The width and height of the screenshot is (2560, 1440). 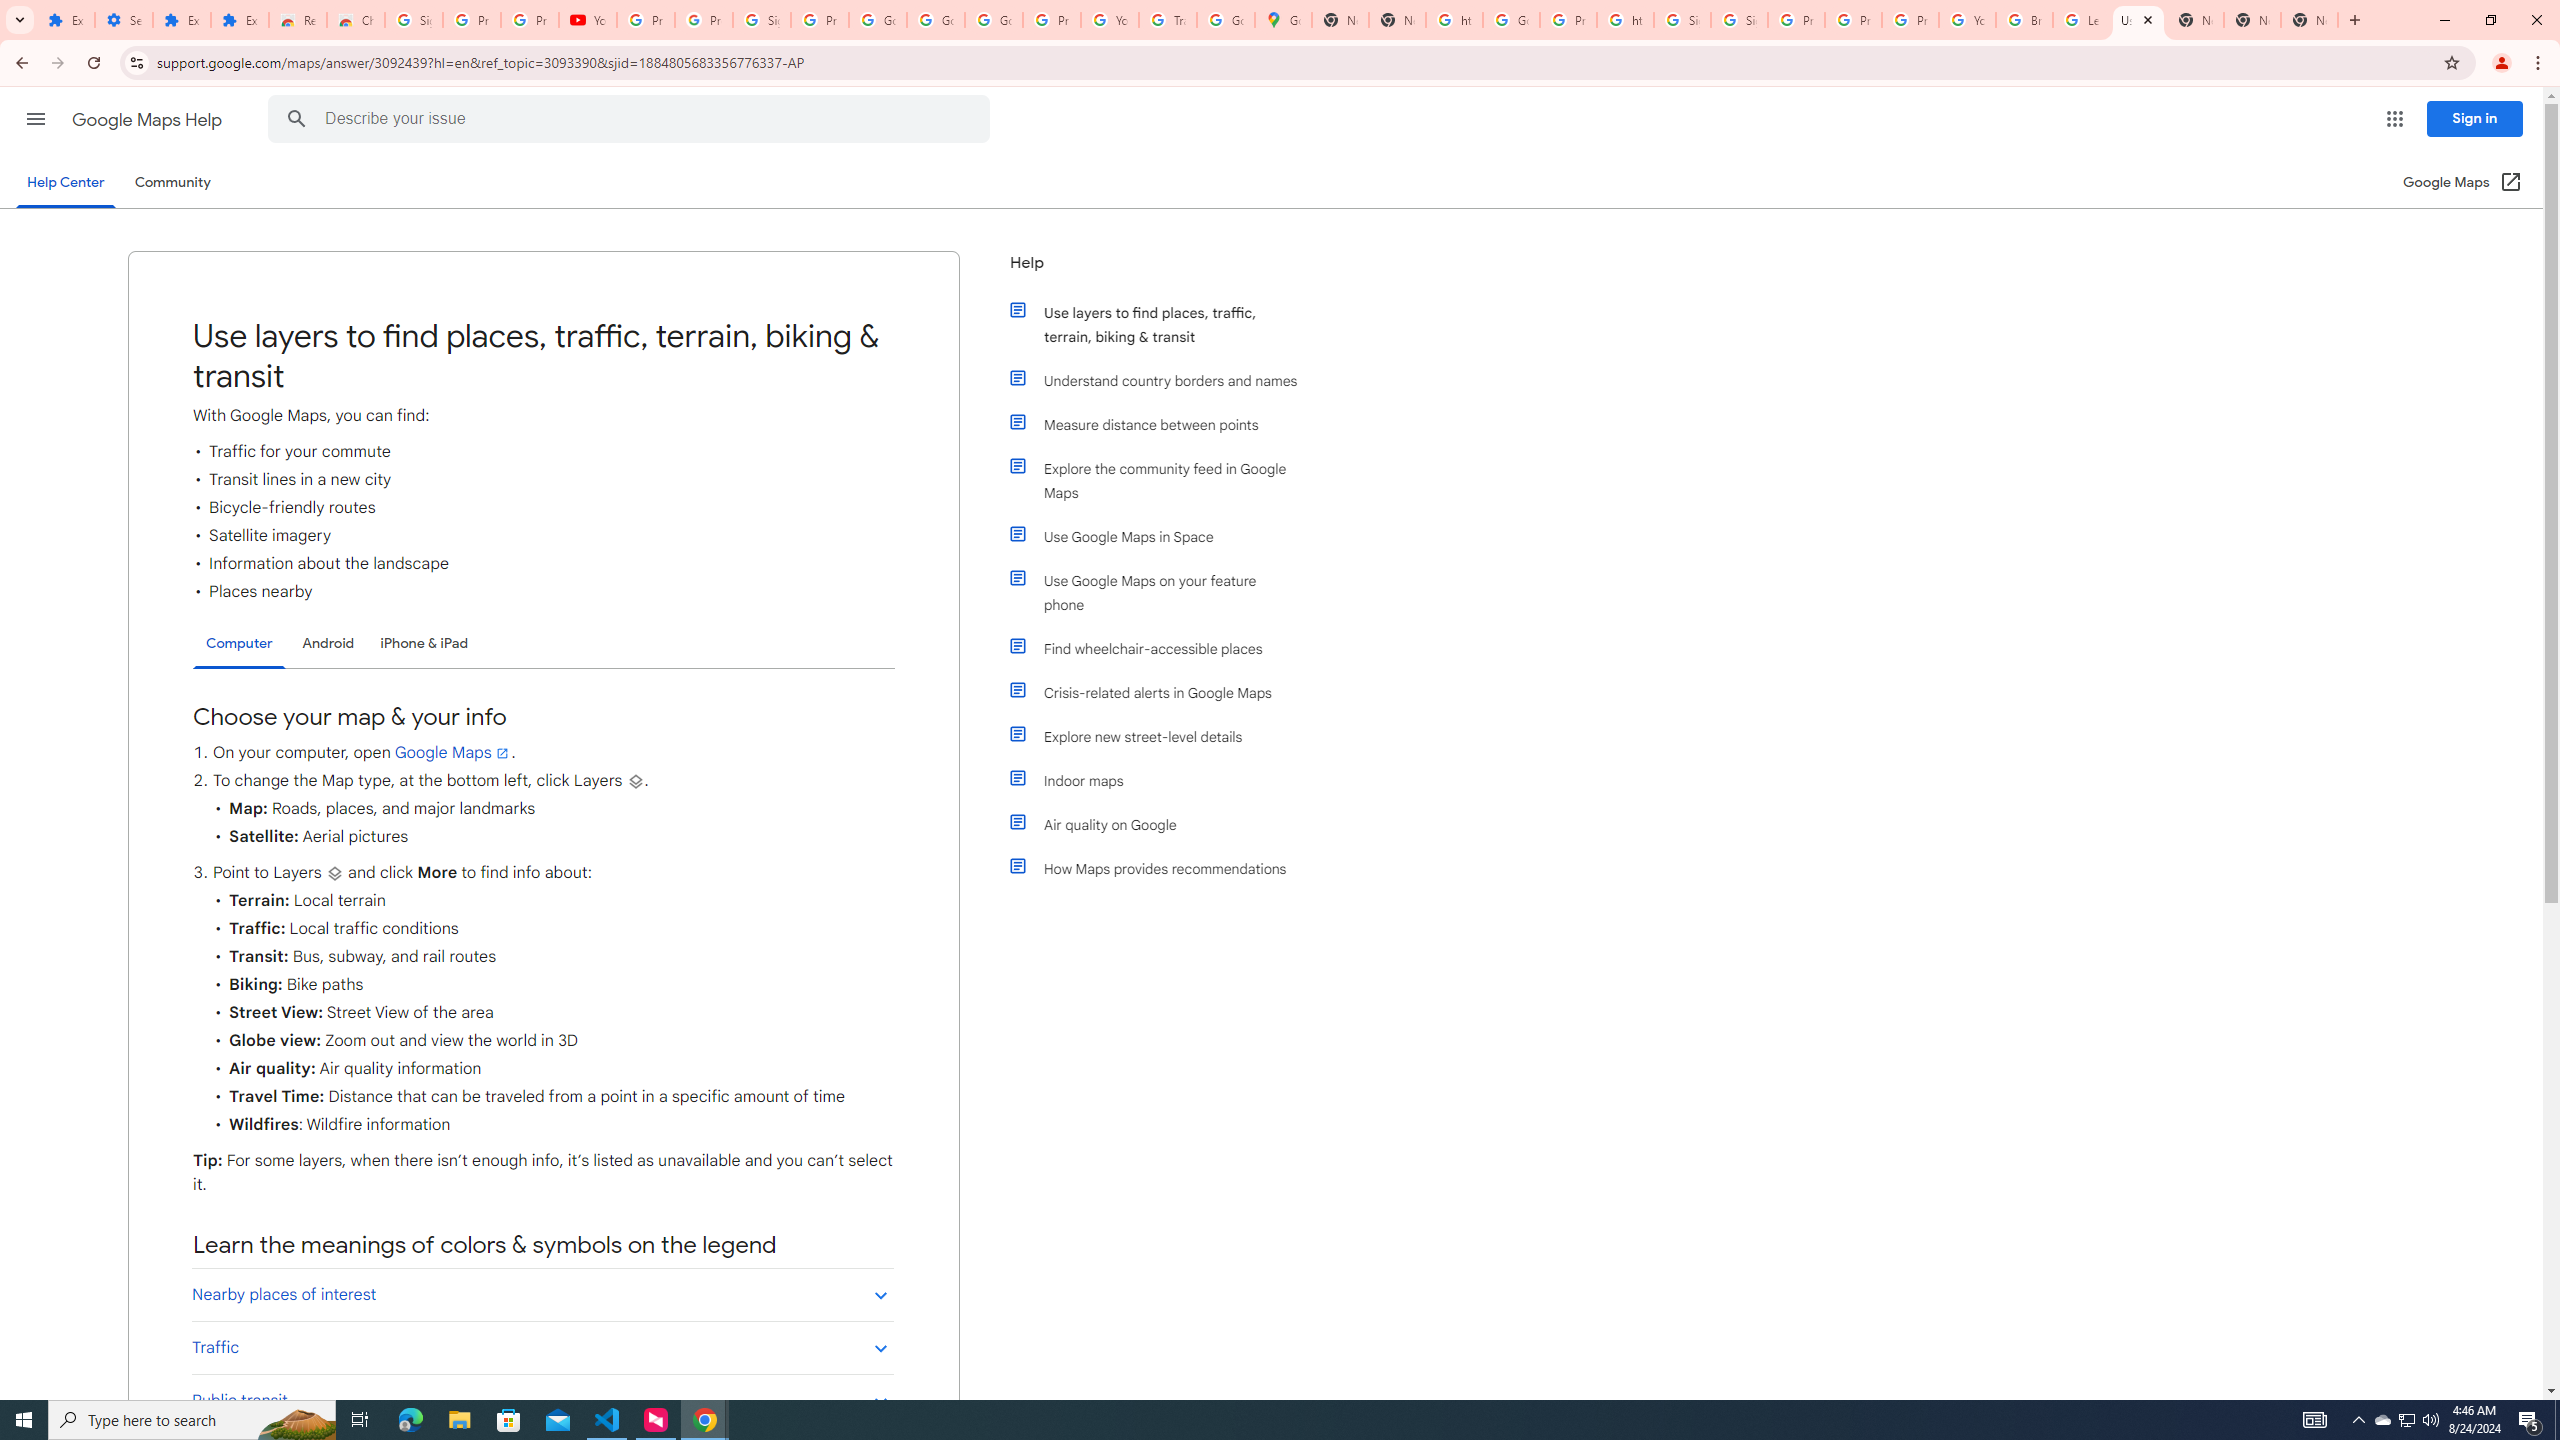 What do you see at coordinates (1852, 19) in the screenshot?
I see `'Privacy Help Center - Policies Help'` at bounding box center [1852, 19].